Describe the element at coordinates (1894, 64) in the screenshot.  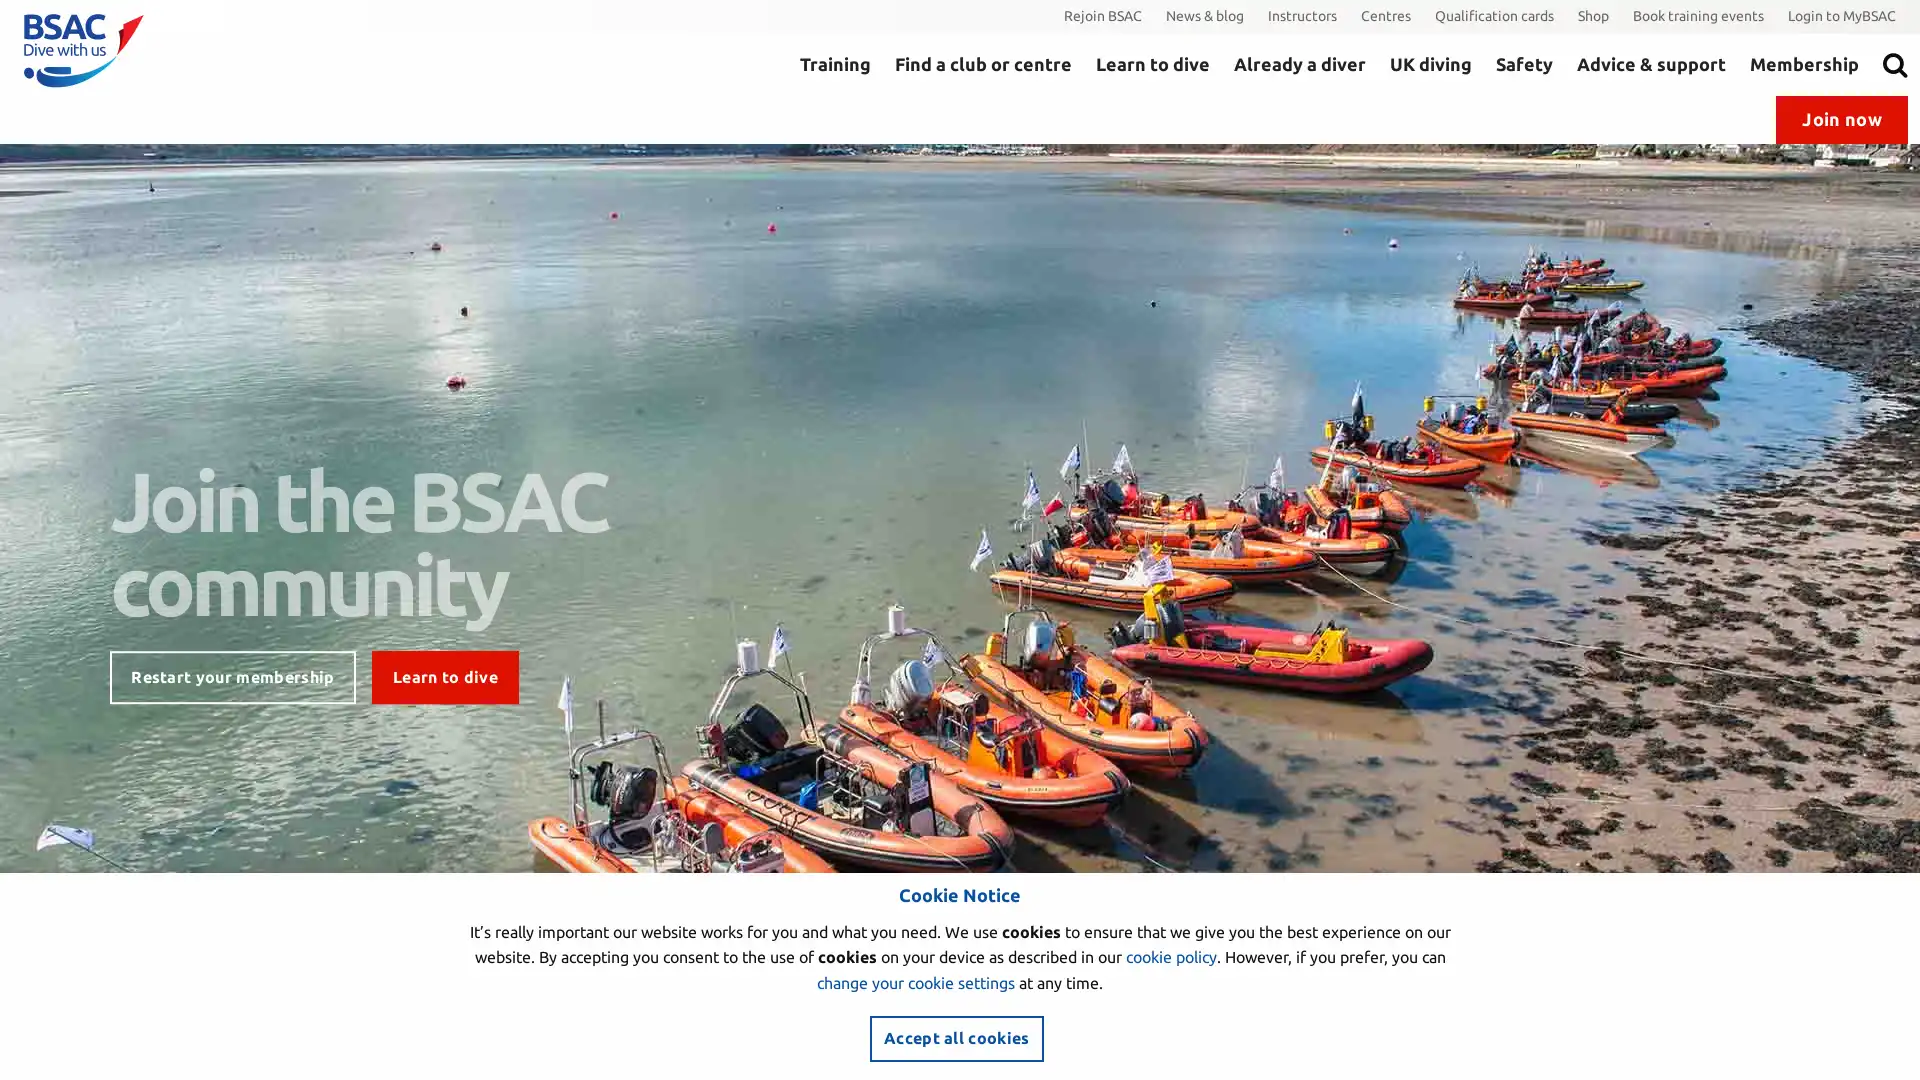
I see `Search` at that location.